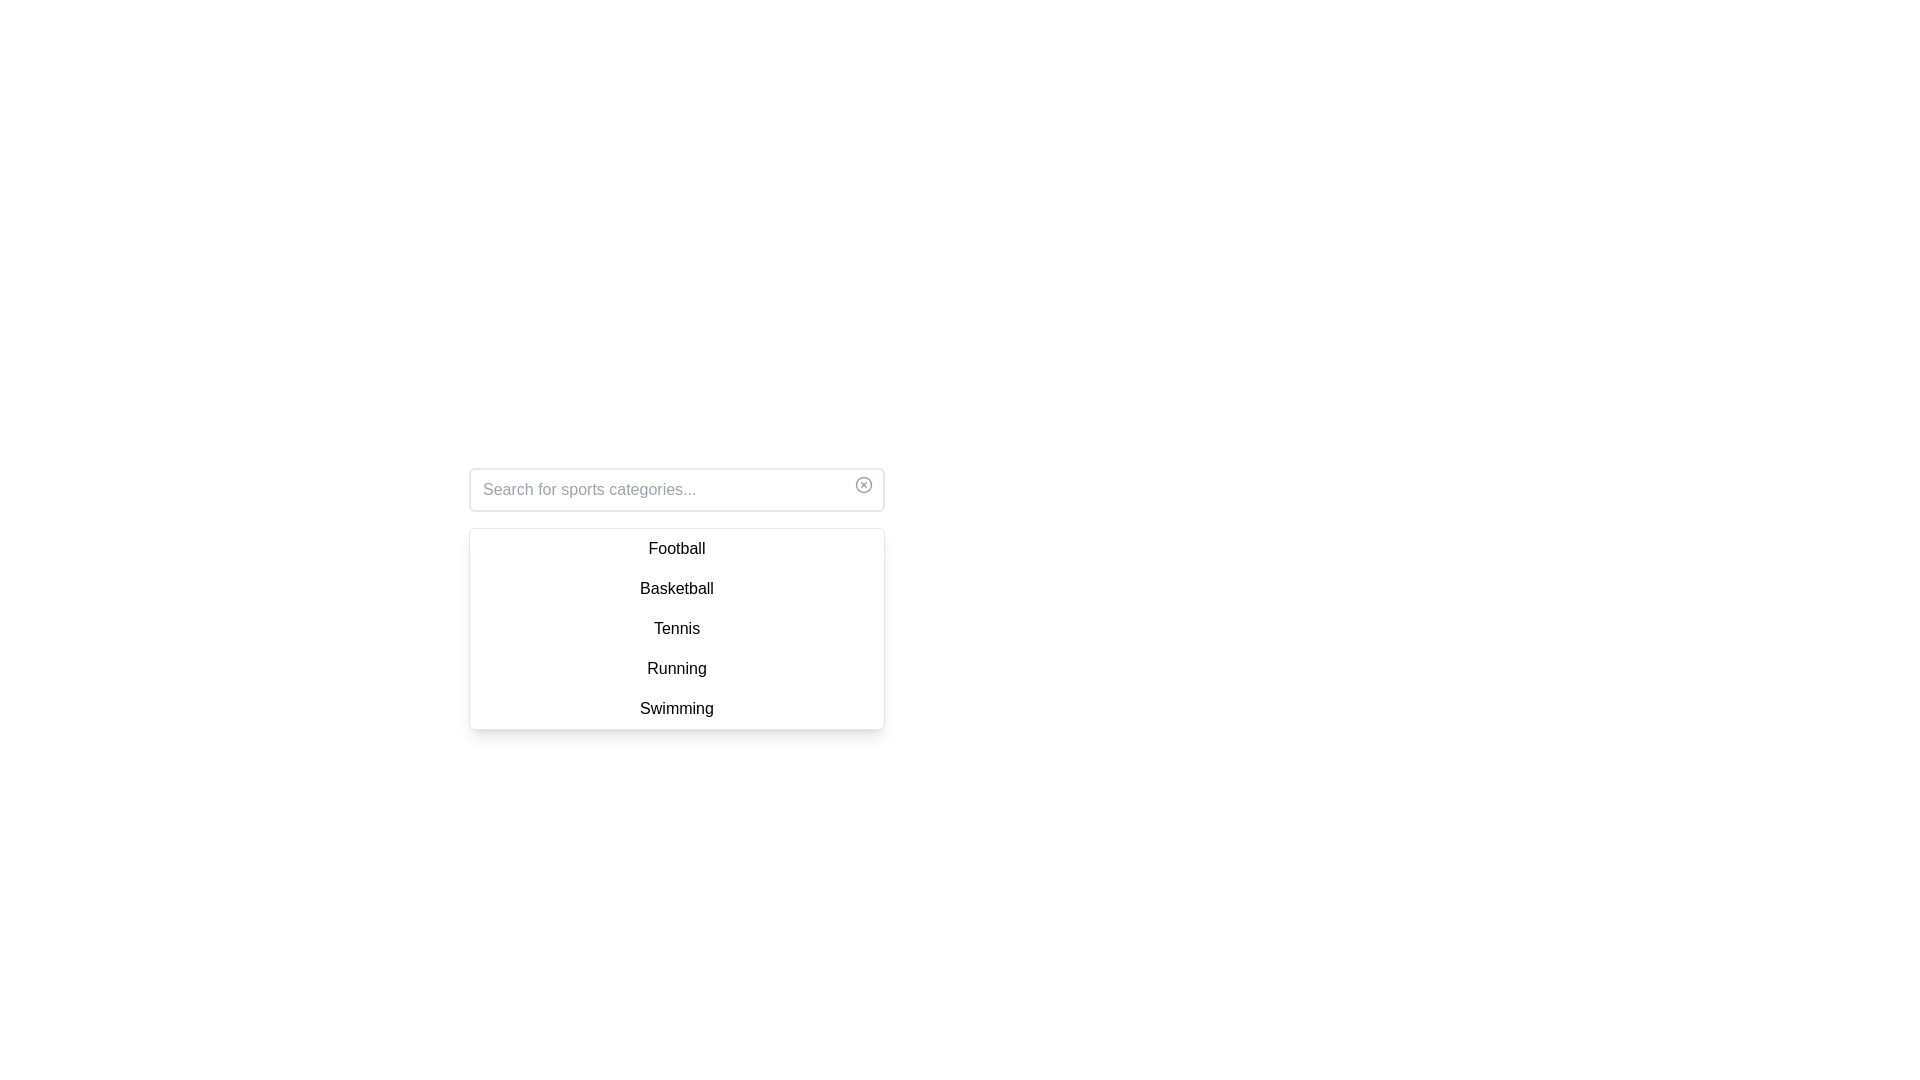  I want to click on the 'Running' button-like list item in the dropdown, so click(676, 668).